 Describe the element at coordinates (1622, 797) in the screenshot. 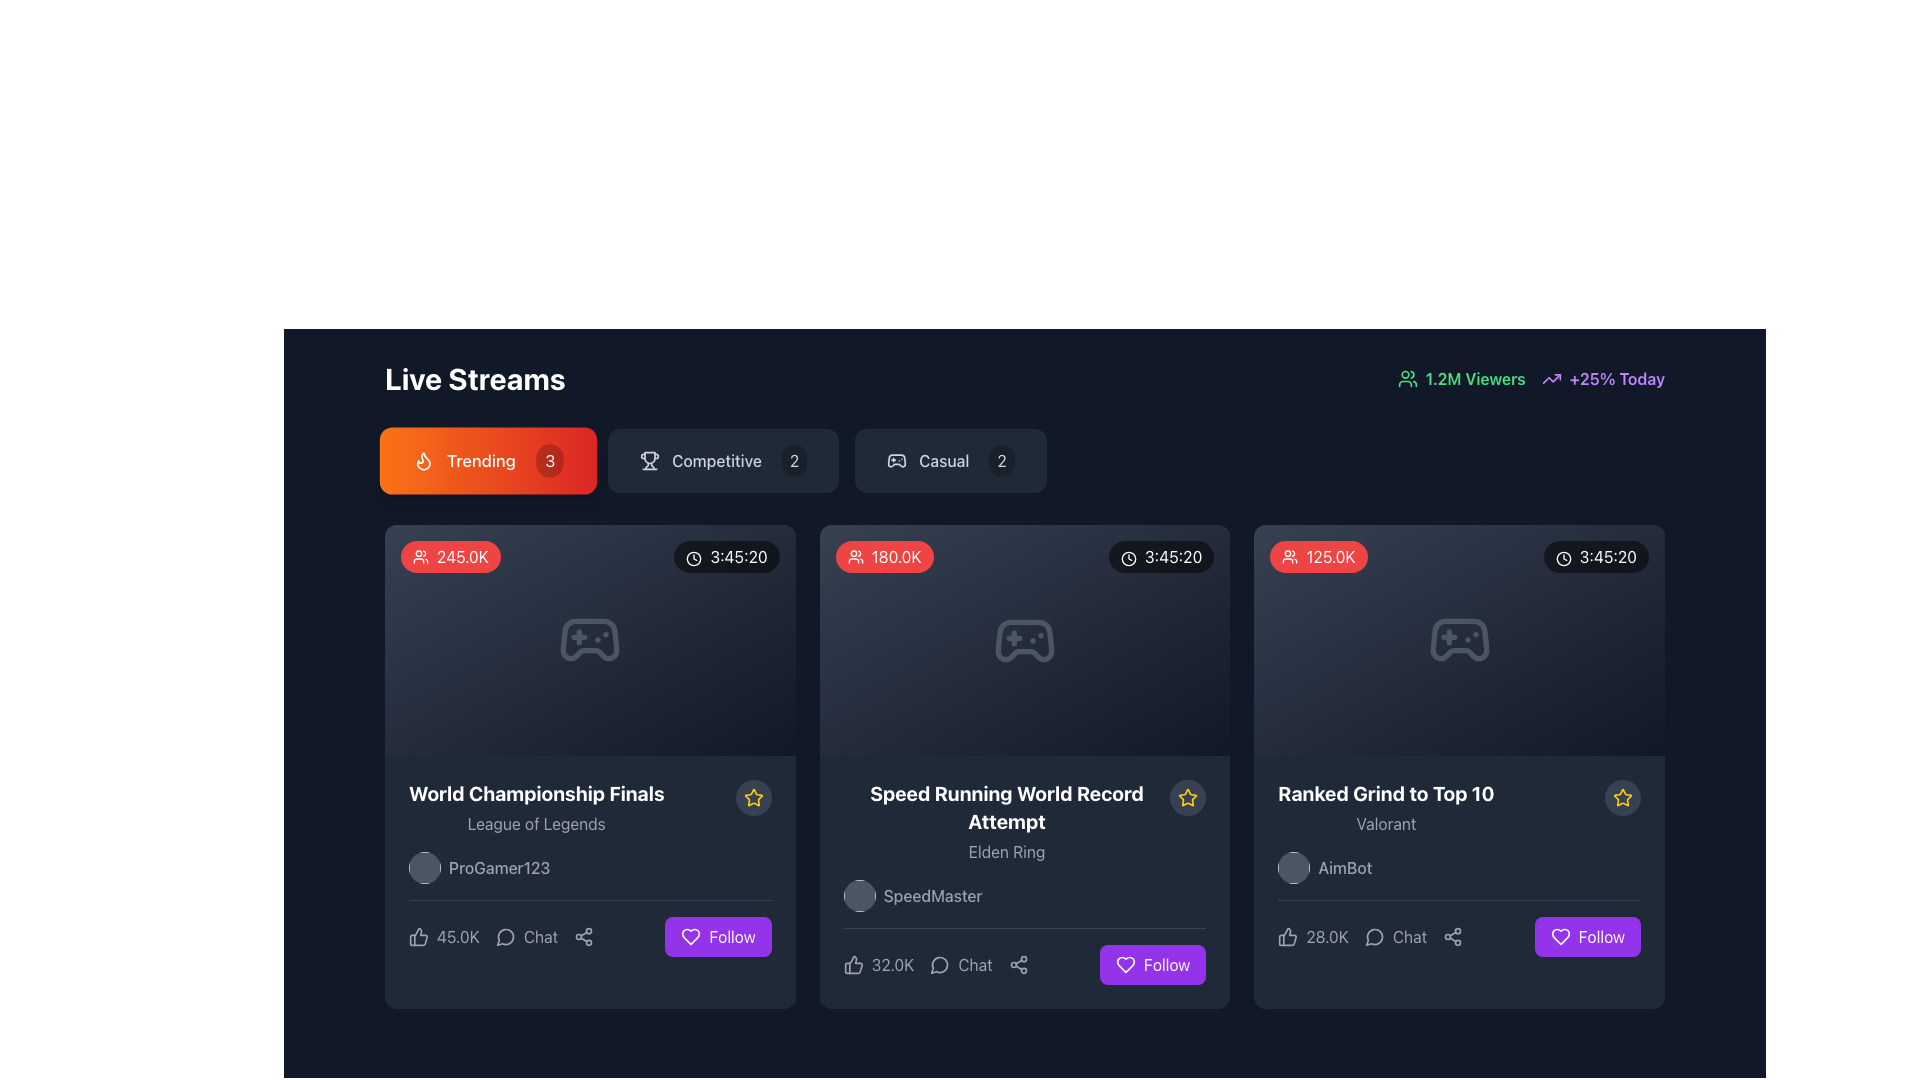

I see `the star-shaped icon outlined in yellow located in the bottom right corner of the 'Ranked Grind to Top 10' content card` at that location.